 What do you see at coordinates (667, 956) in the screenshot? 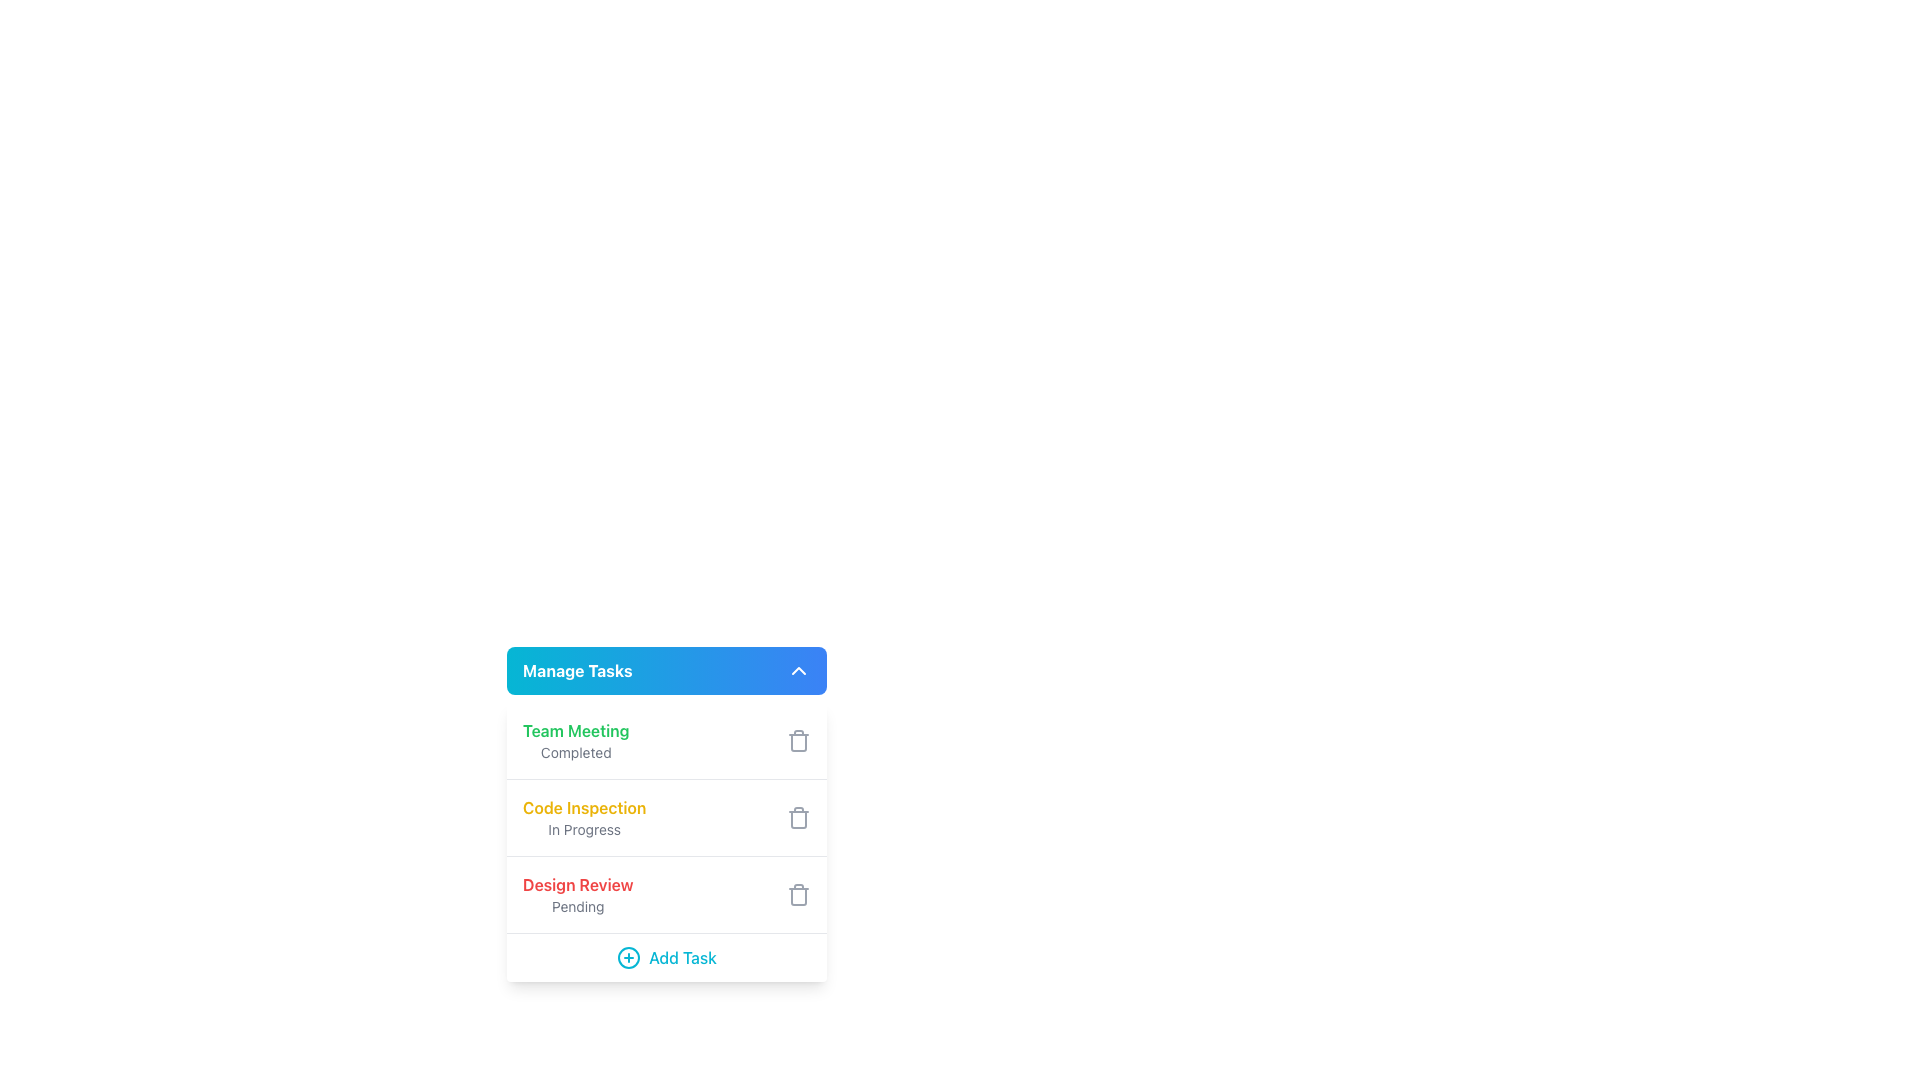
I see `the 'Add Task' button, which is styled with cyan text and a '+' icon, located at the bottom of the task list` at bounding box center [667, 956].